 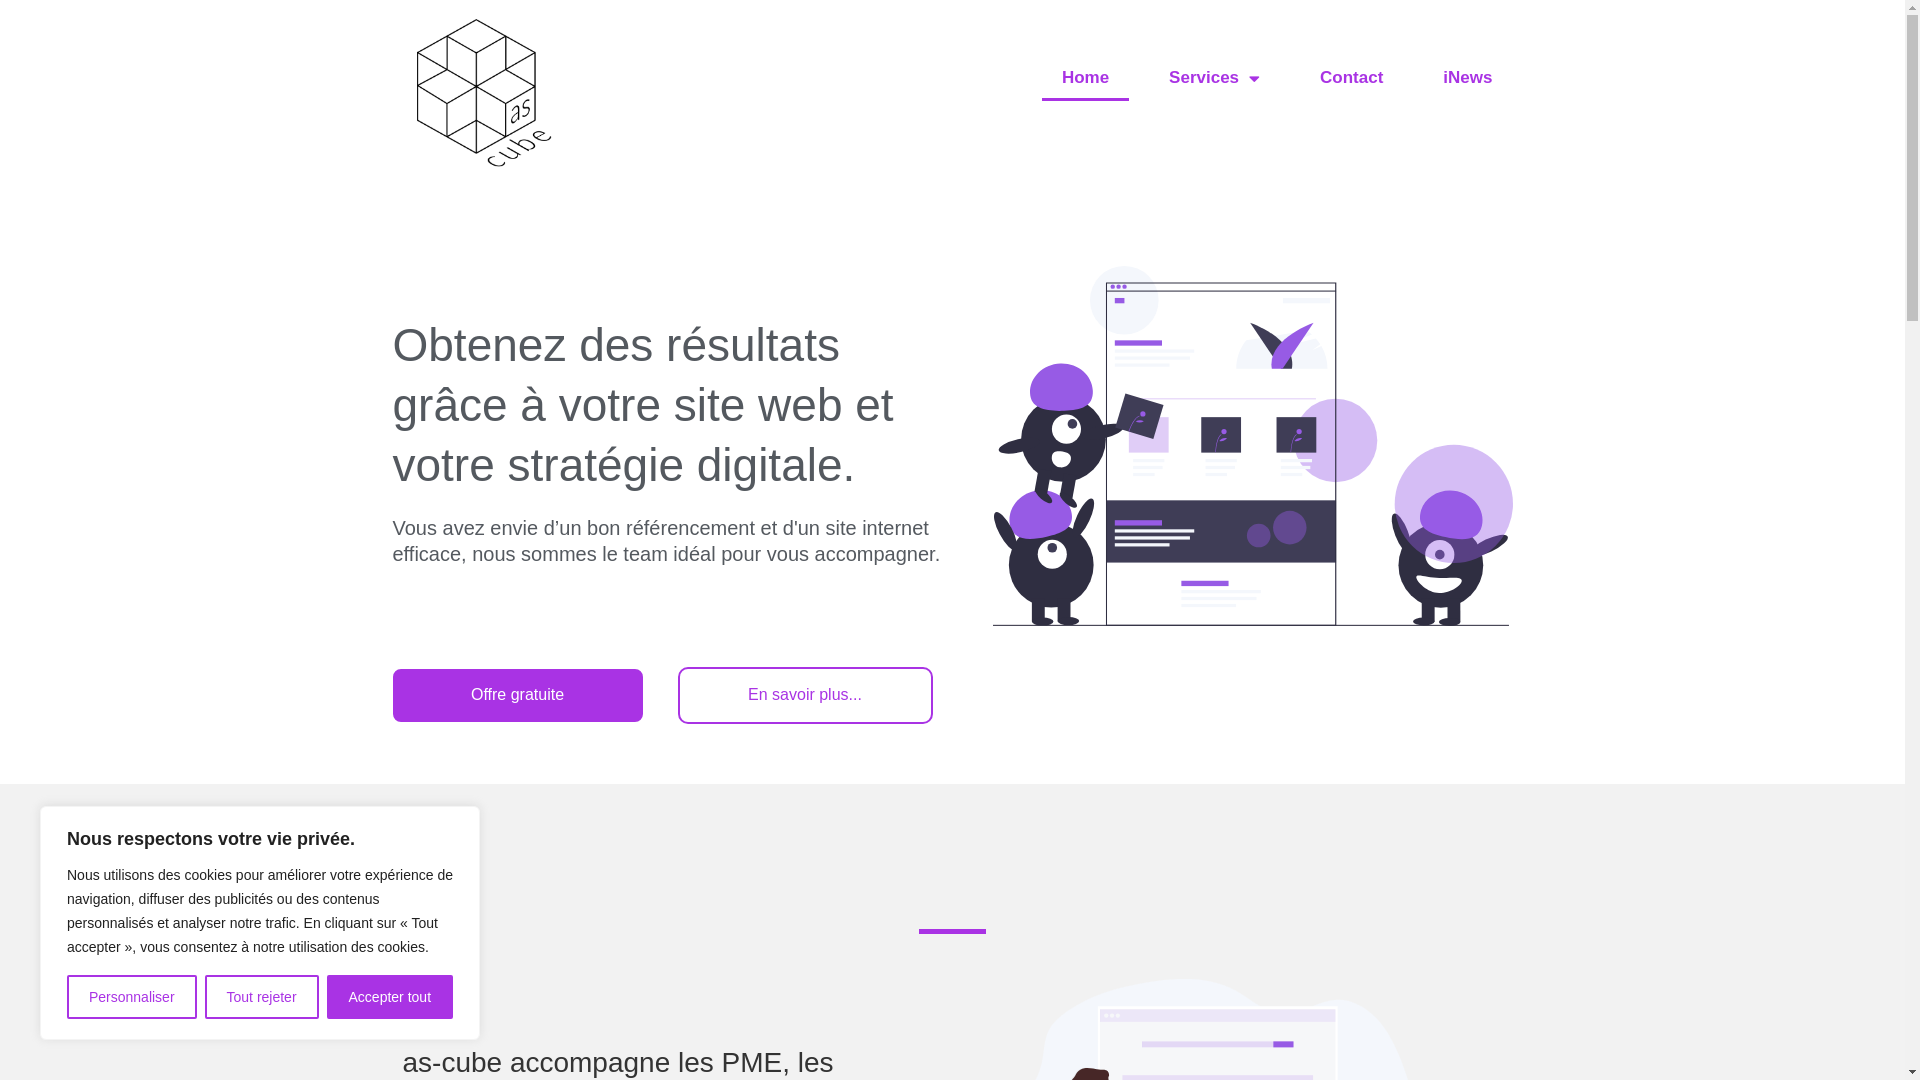 What do you see at coordinates (517, 693) in the screenshot?
I see `'Offre gratuite'` at bounding box center [517, 693].